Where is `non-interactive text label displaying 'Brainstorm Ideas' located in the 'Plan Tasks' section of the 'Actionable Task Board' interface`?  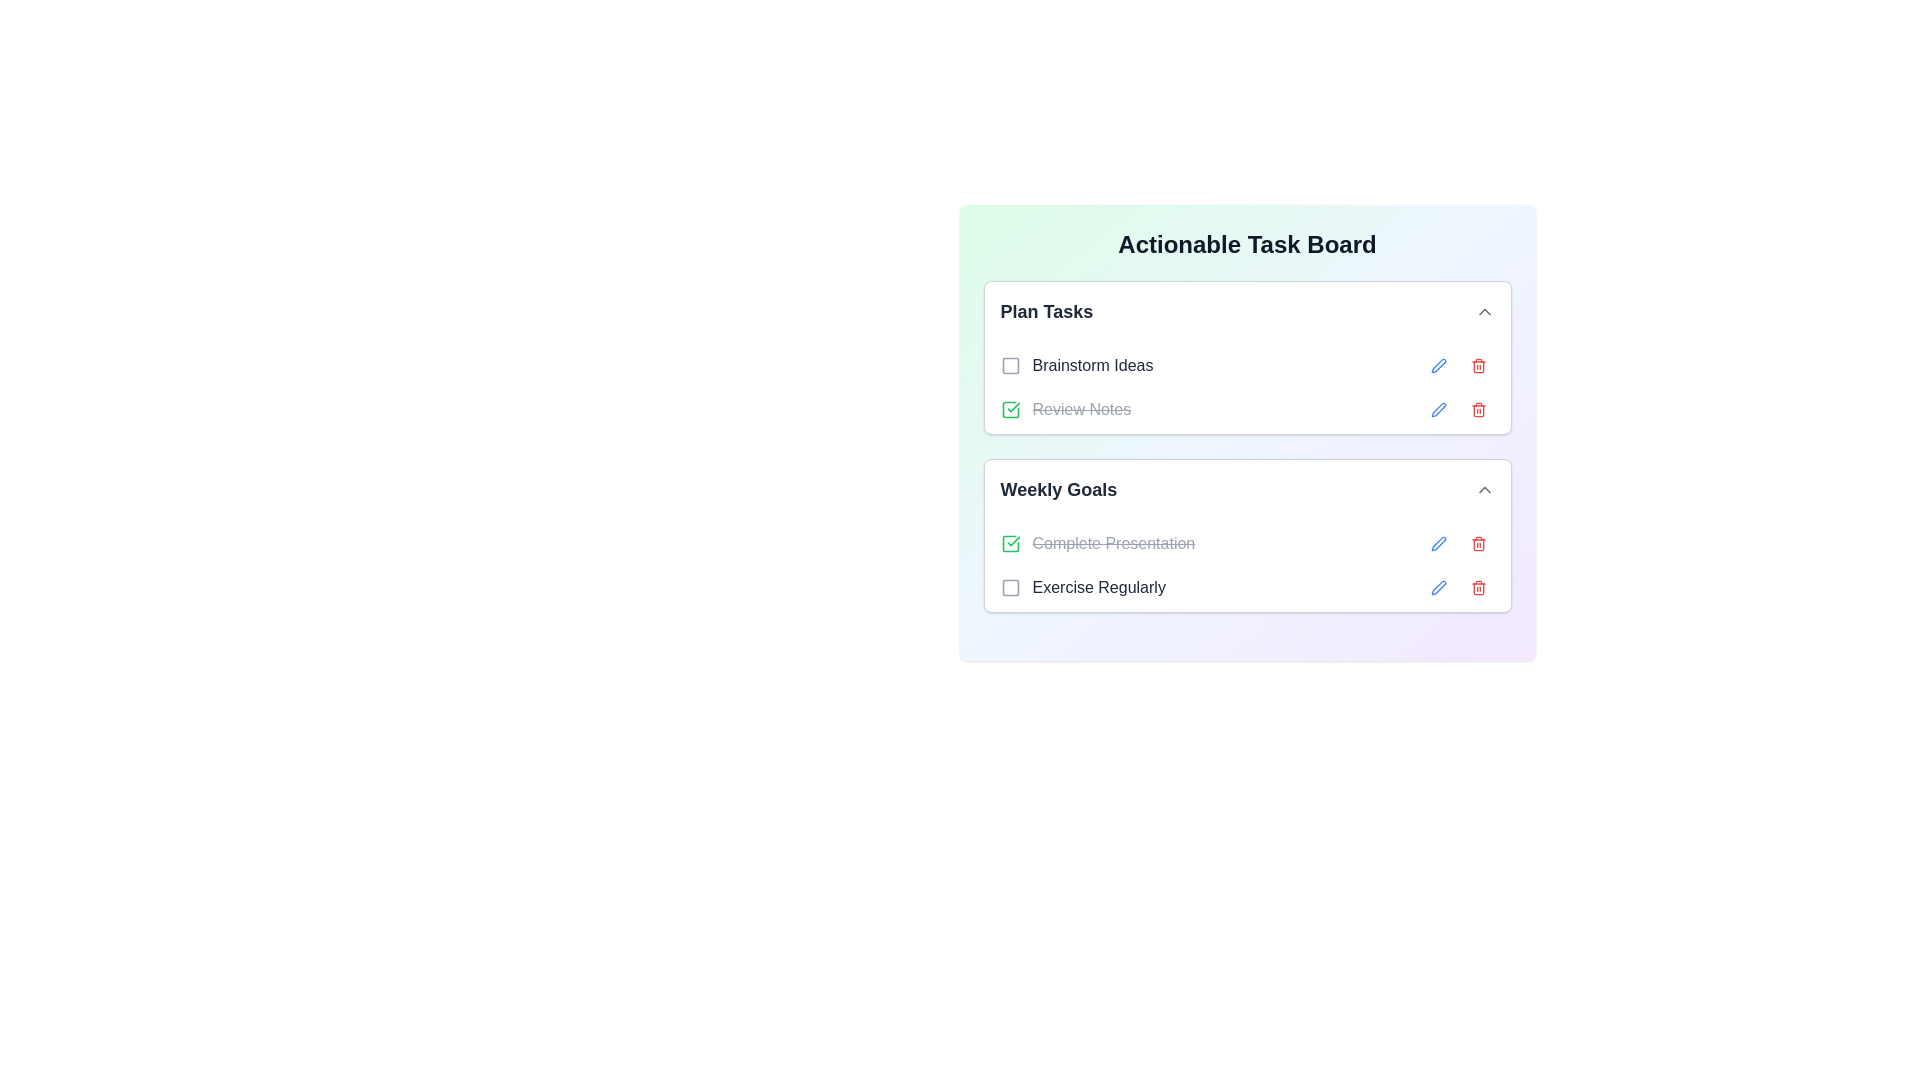 non-interactive text label displaying 'Brainstorm Ideas' located in the 'Plan Tasks' section of the 'Actionable Task Board' interface is located at coordinates (1092, 366).